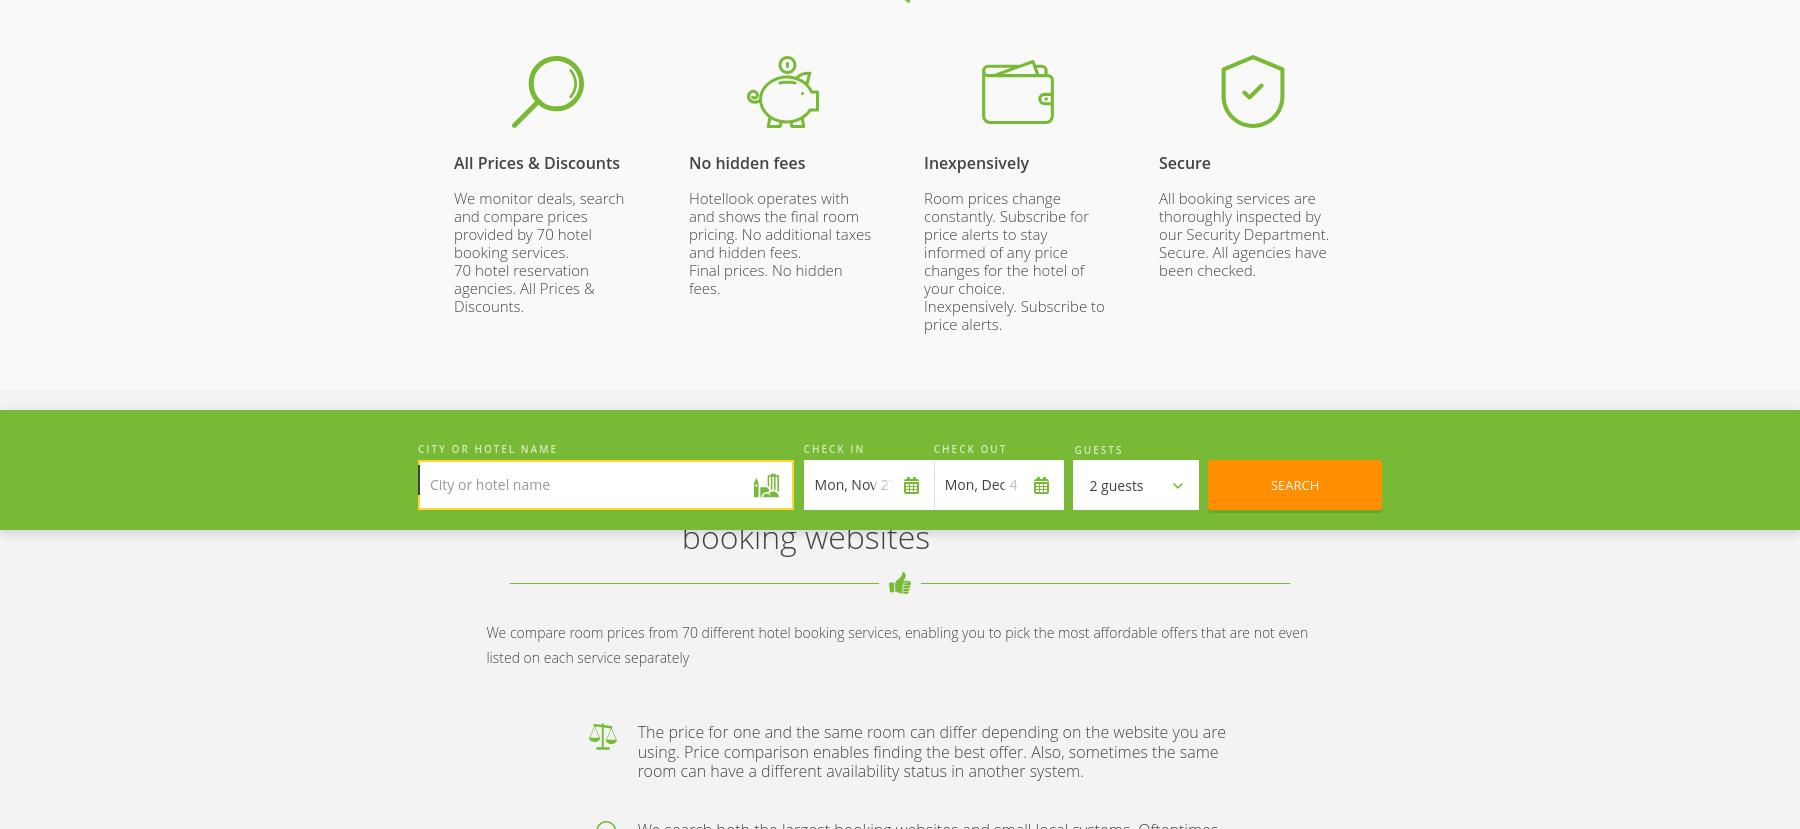 The image size is (1800, 829). What do you see at coordinates (1252, 122) in the screenshot?
I see `'644 000'` at bounding box center [1252, 122].